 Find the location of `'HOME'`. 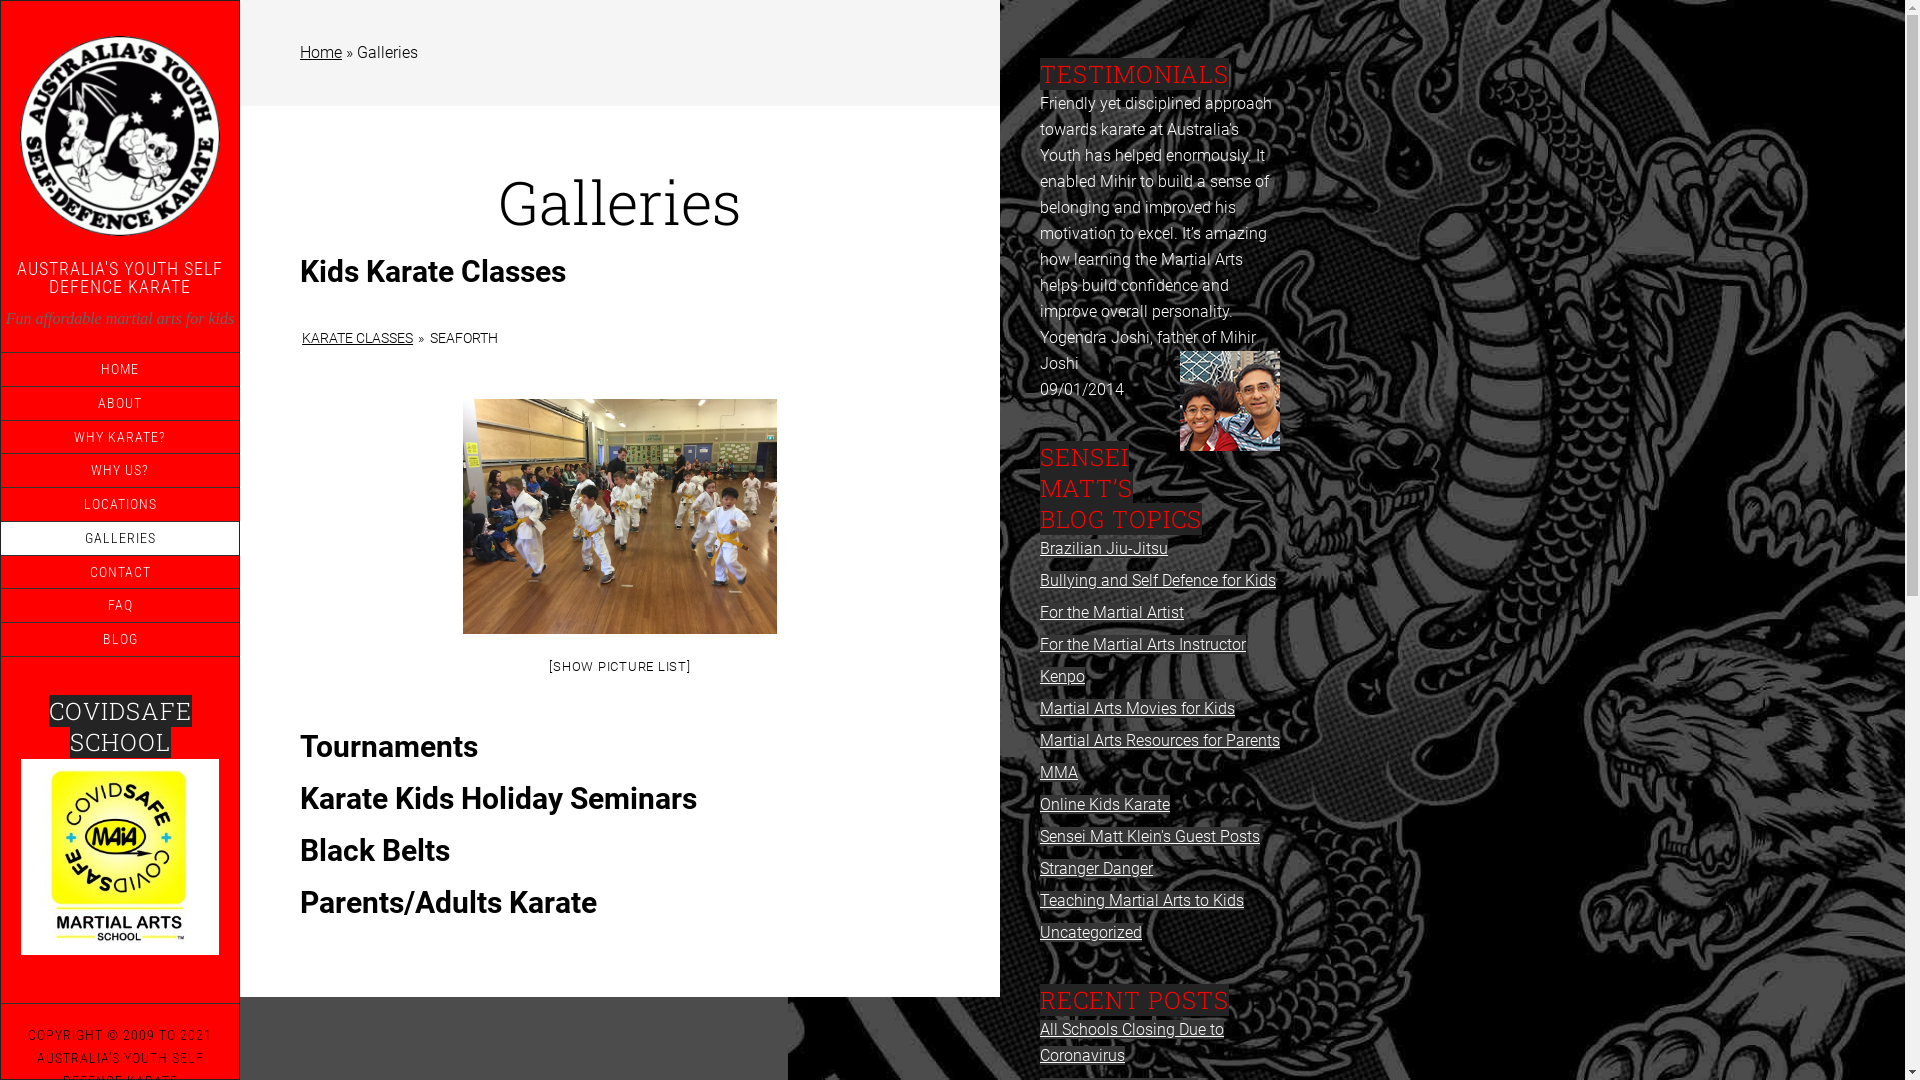

'HOME' is located at coordinates (119, 369).